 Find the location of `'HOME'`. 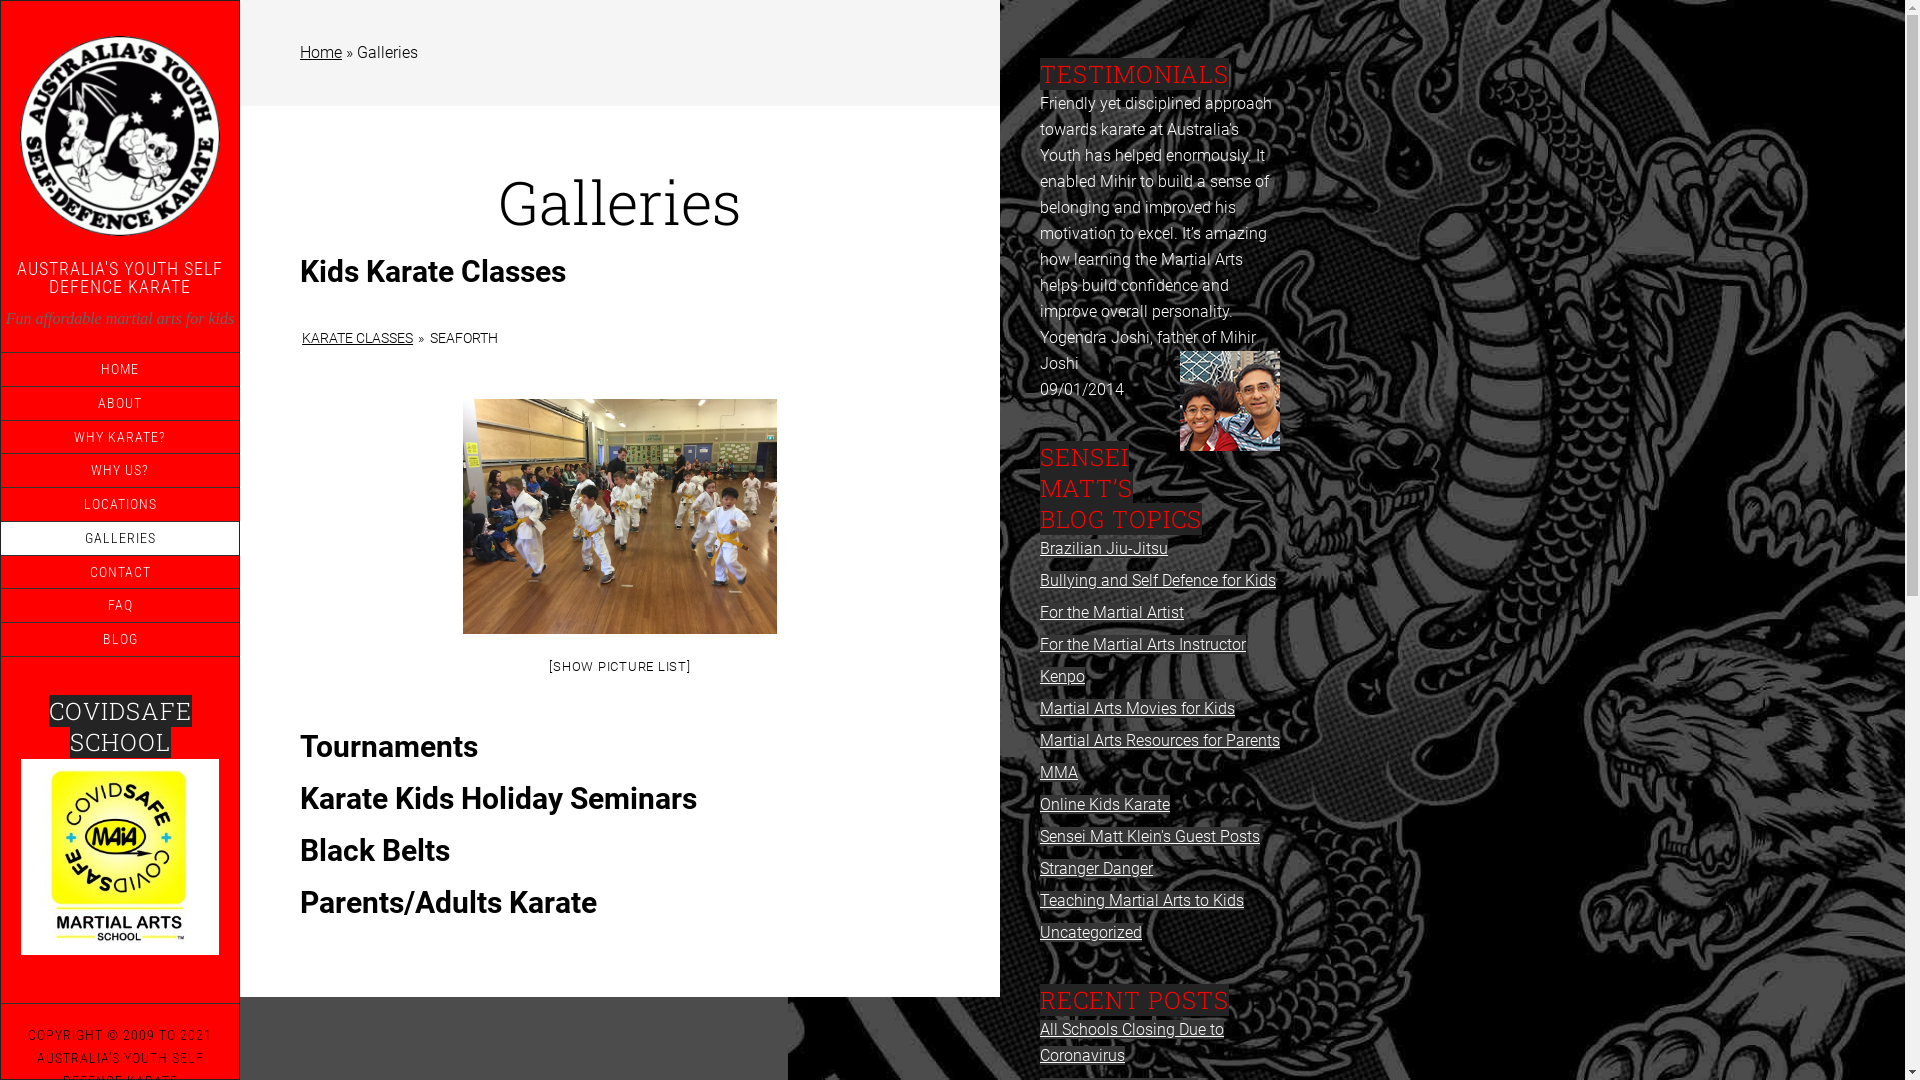

'HOME' is located at coordinates (119, 369).